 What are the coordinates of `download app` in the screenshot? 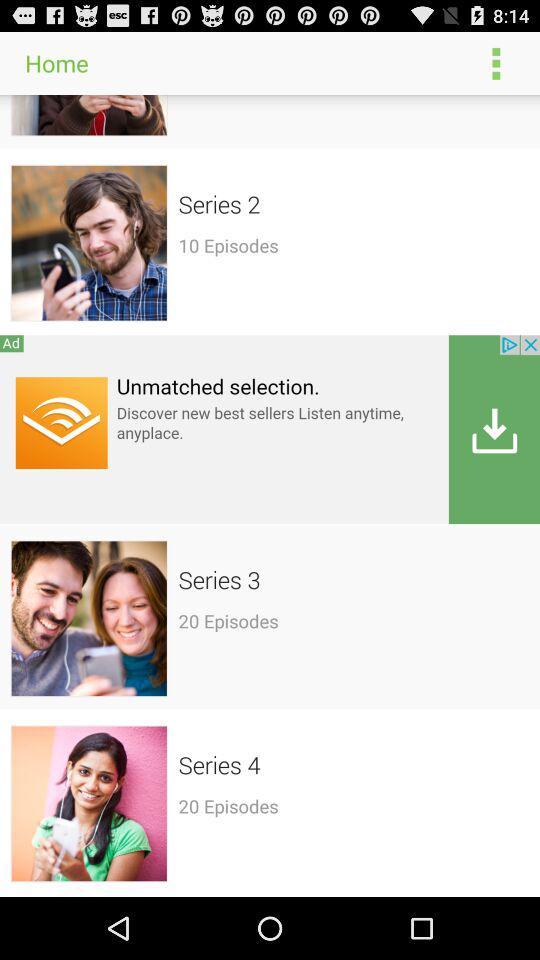 It's located at (270, 429).